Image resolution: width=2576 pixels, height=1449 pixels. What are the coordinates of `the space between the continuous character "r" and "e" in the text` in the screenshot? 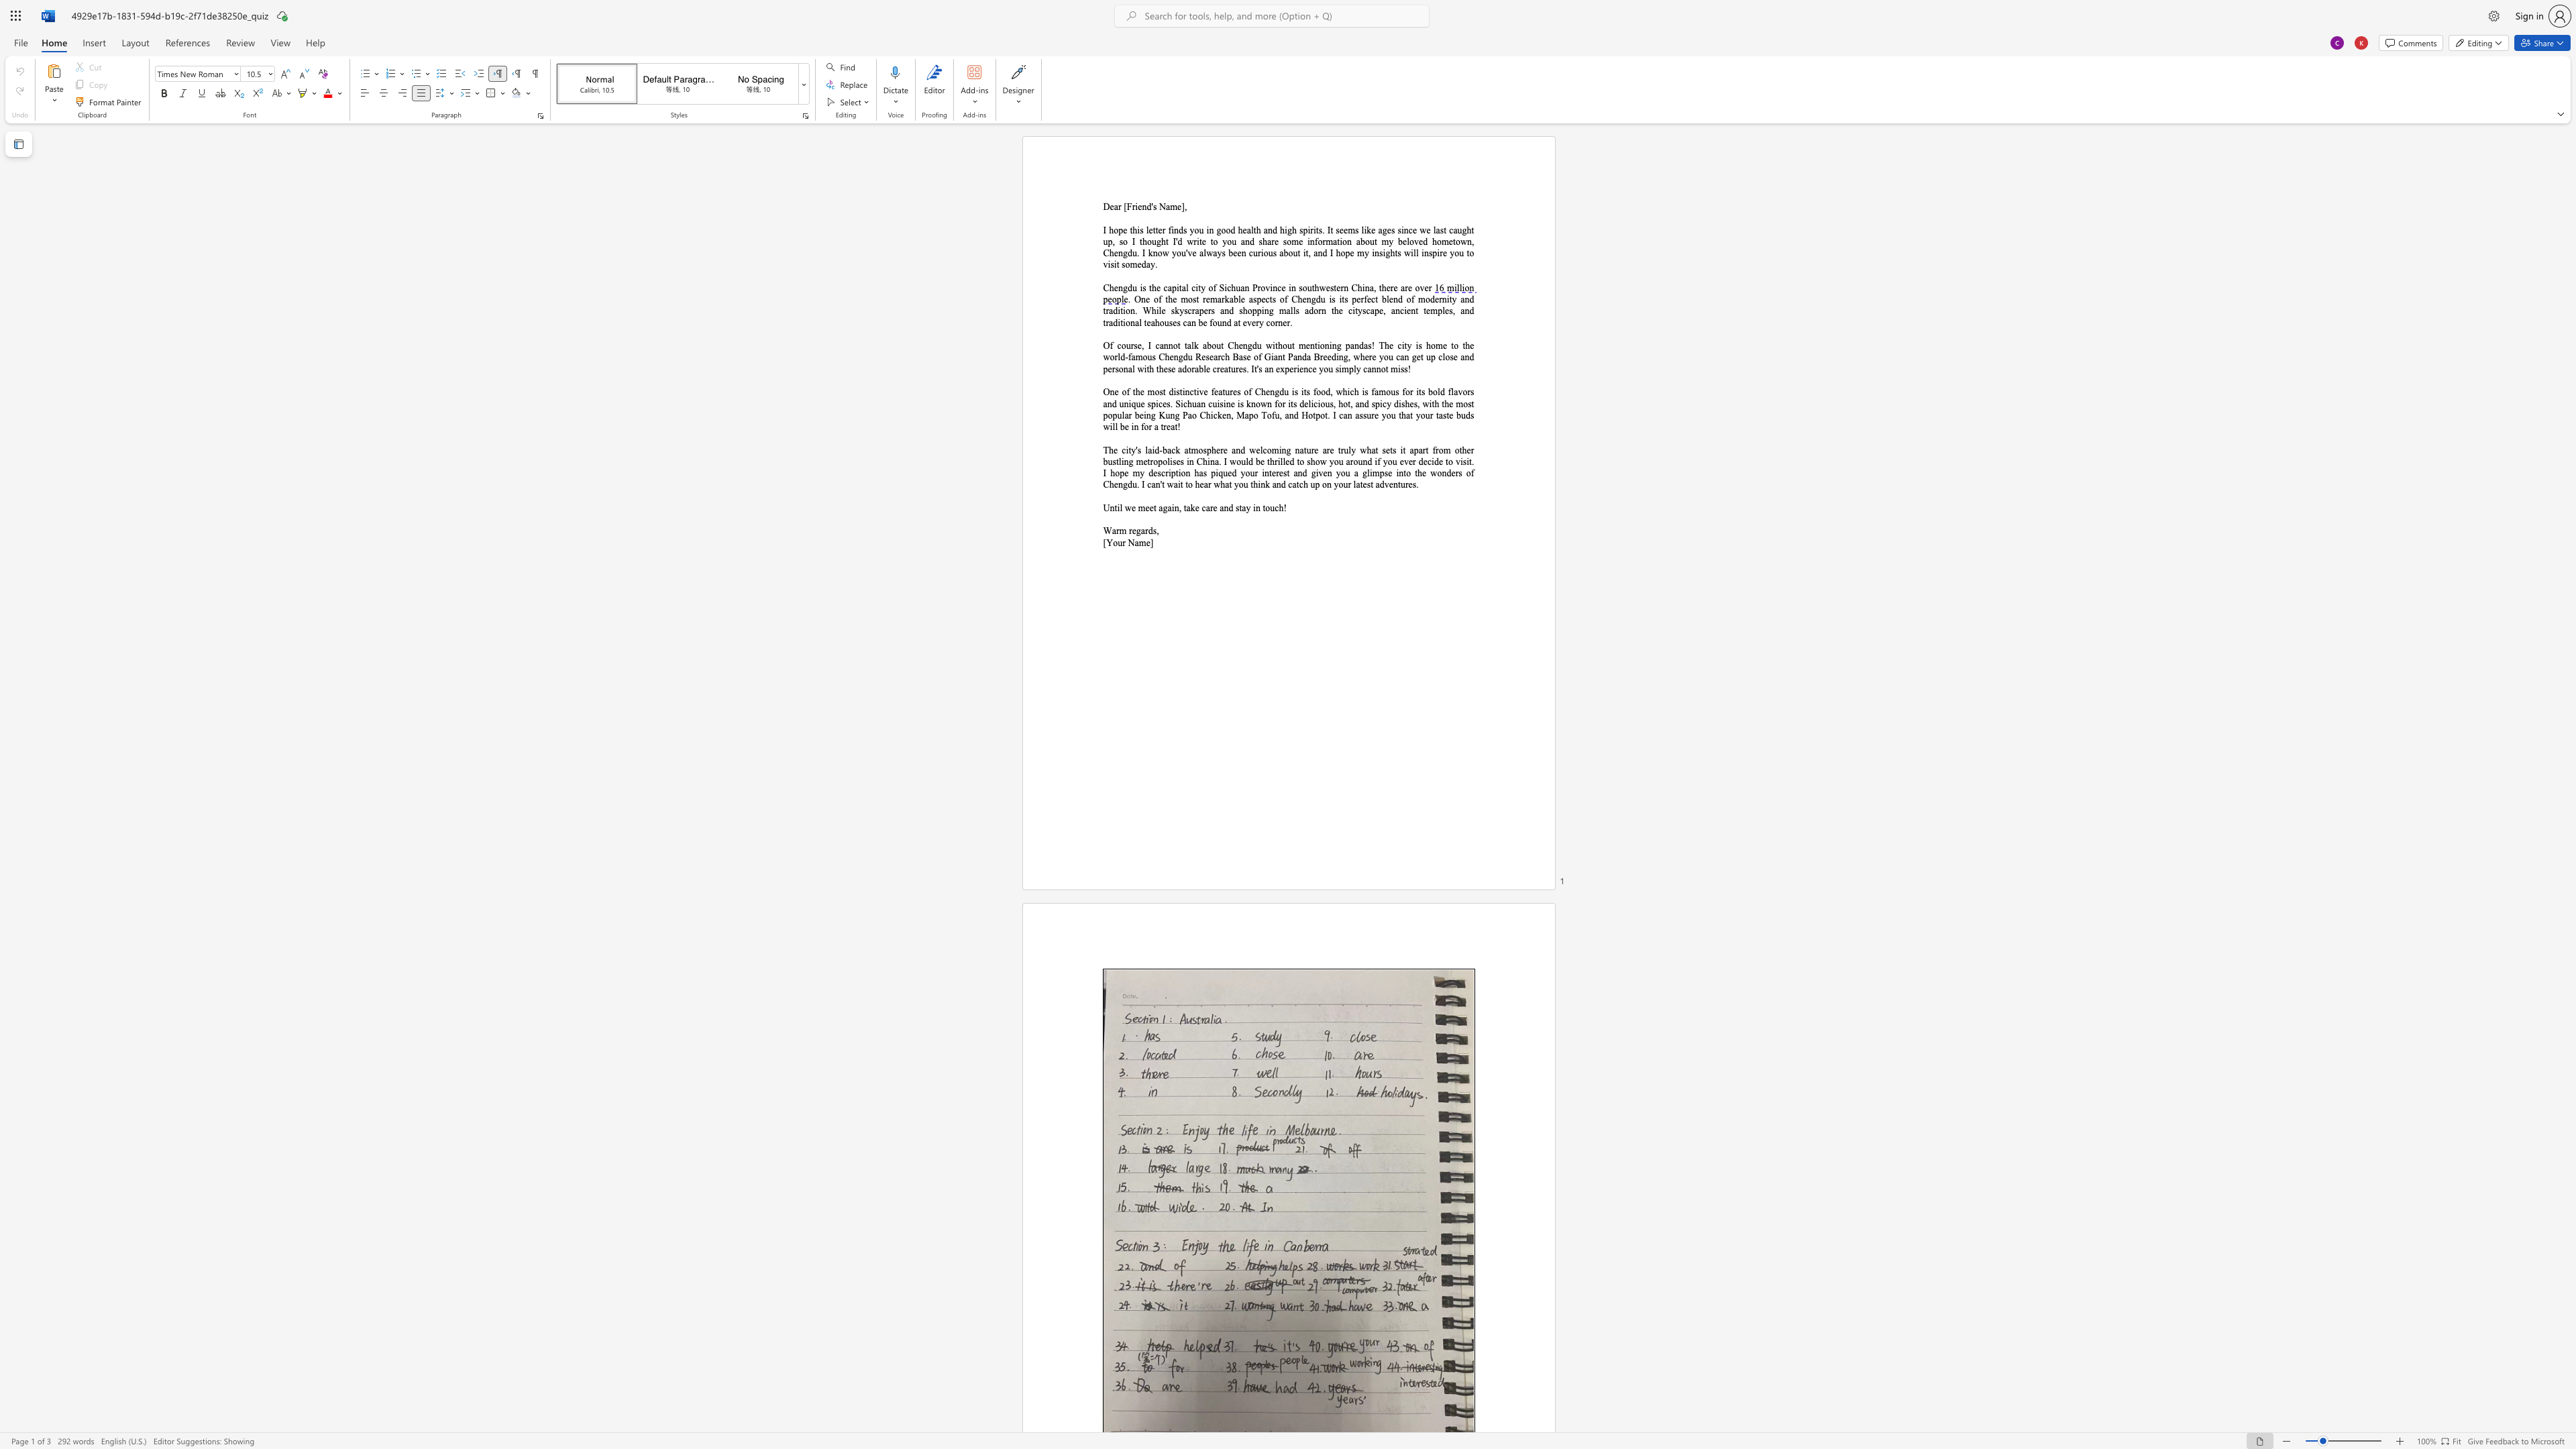 It's located at (1205, 299).